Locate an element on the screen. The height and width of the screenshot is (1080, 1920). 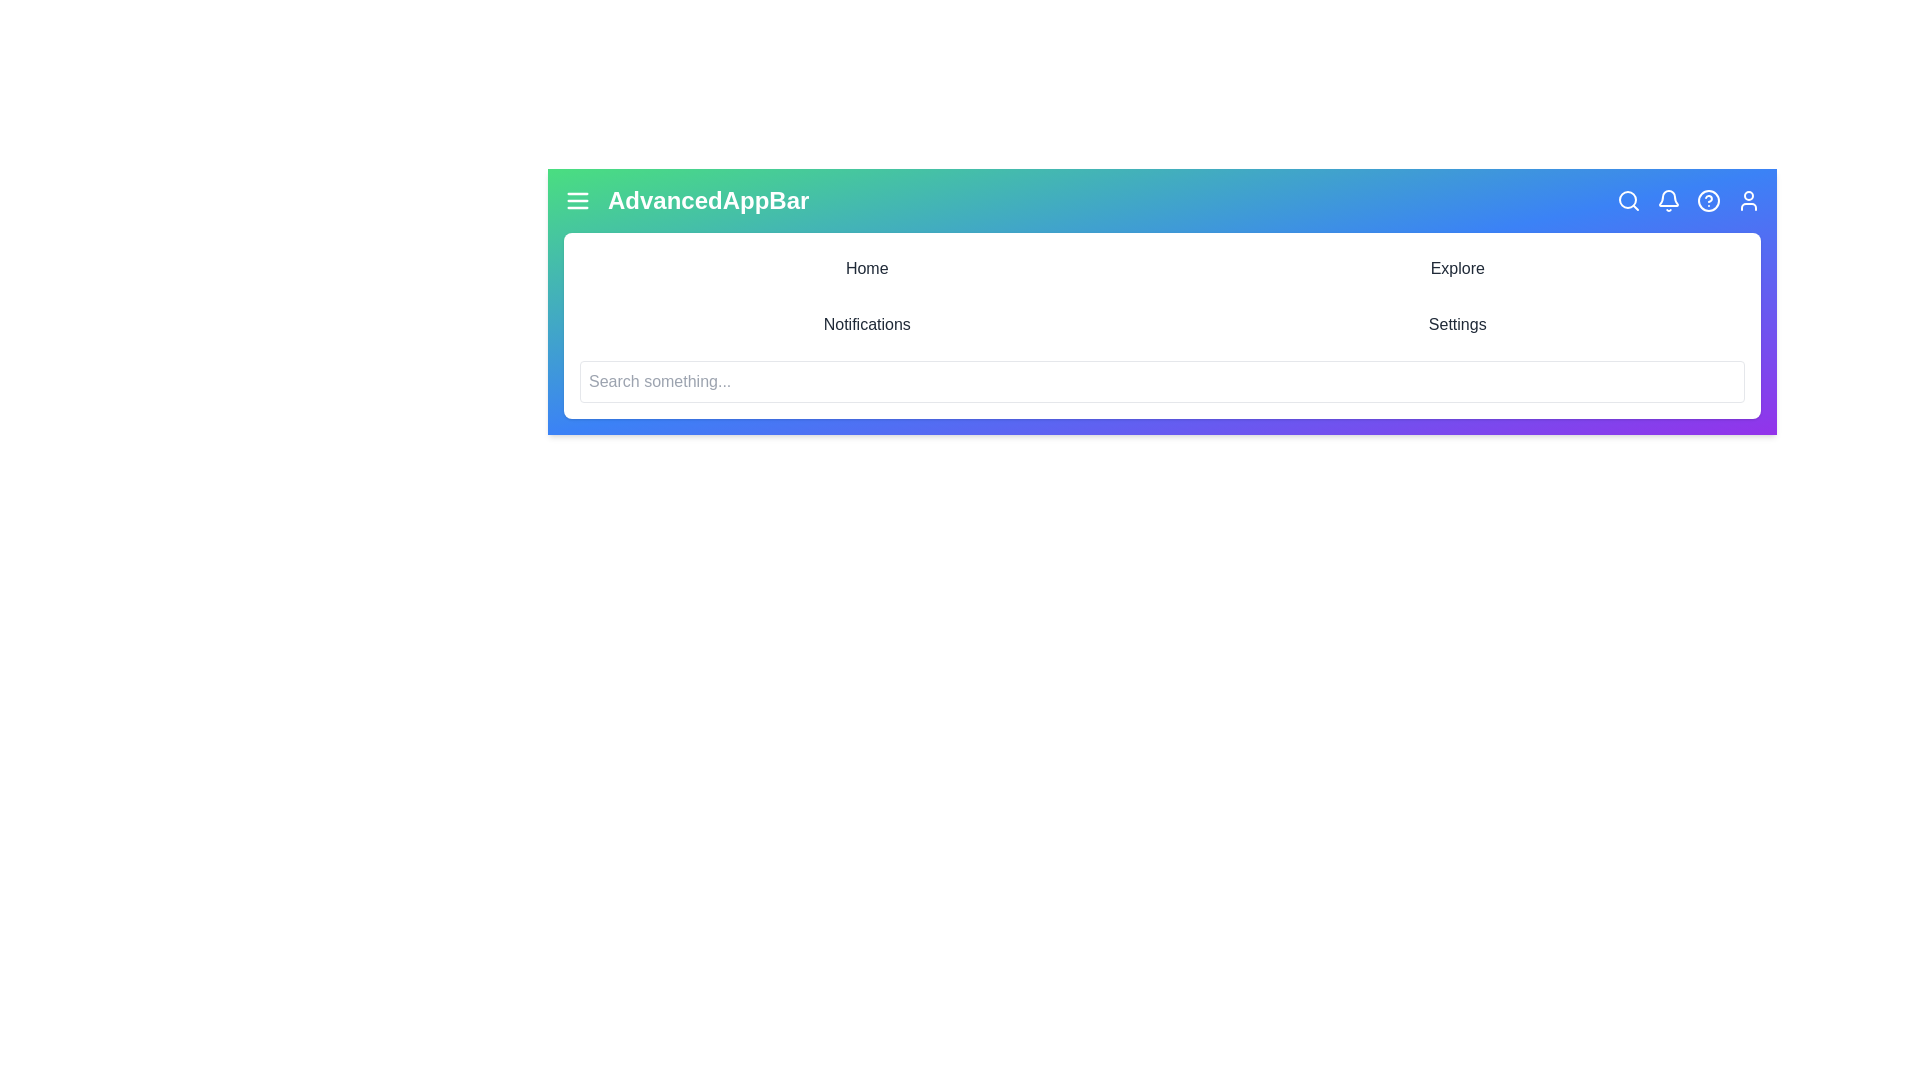
the menu item Settings to navigate to the corresponding section is located at coordinates (1457, 323).